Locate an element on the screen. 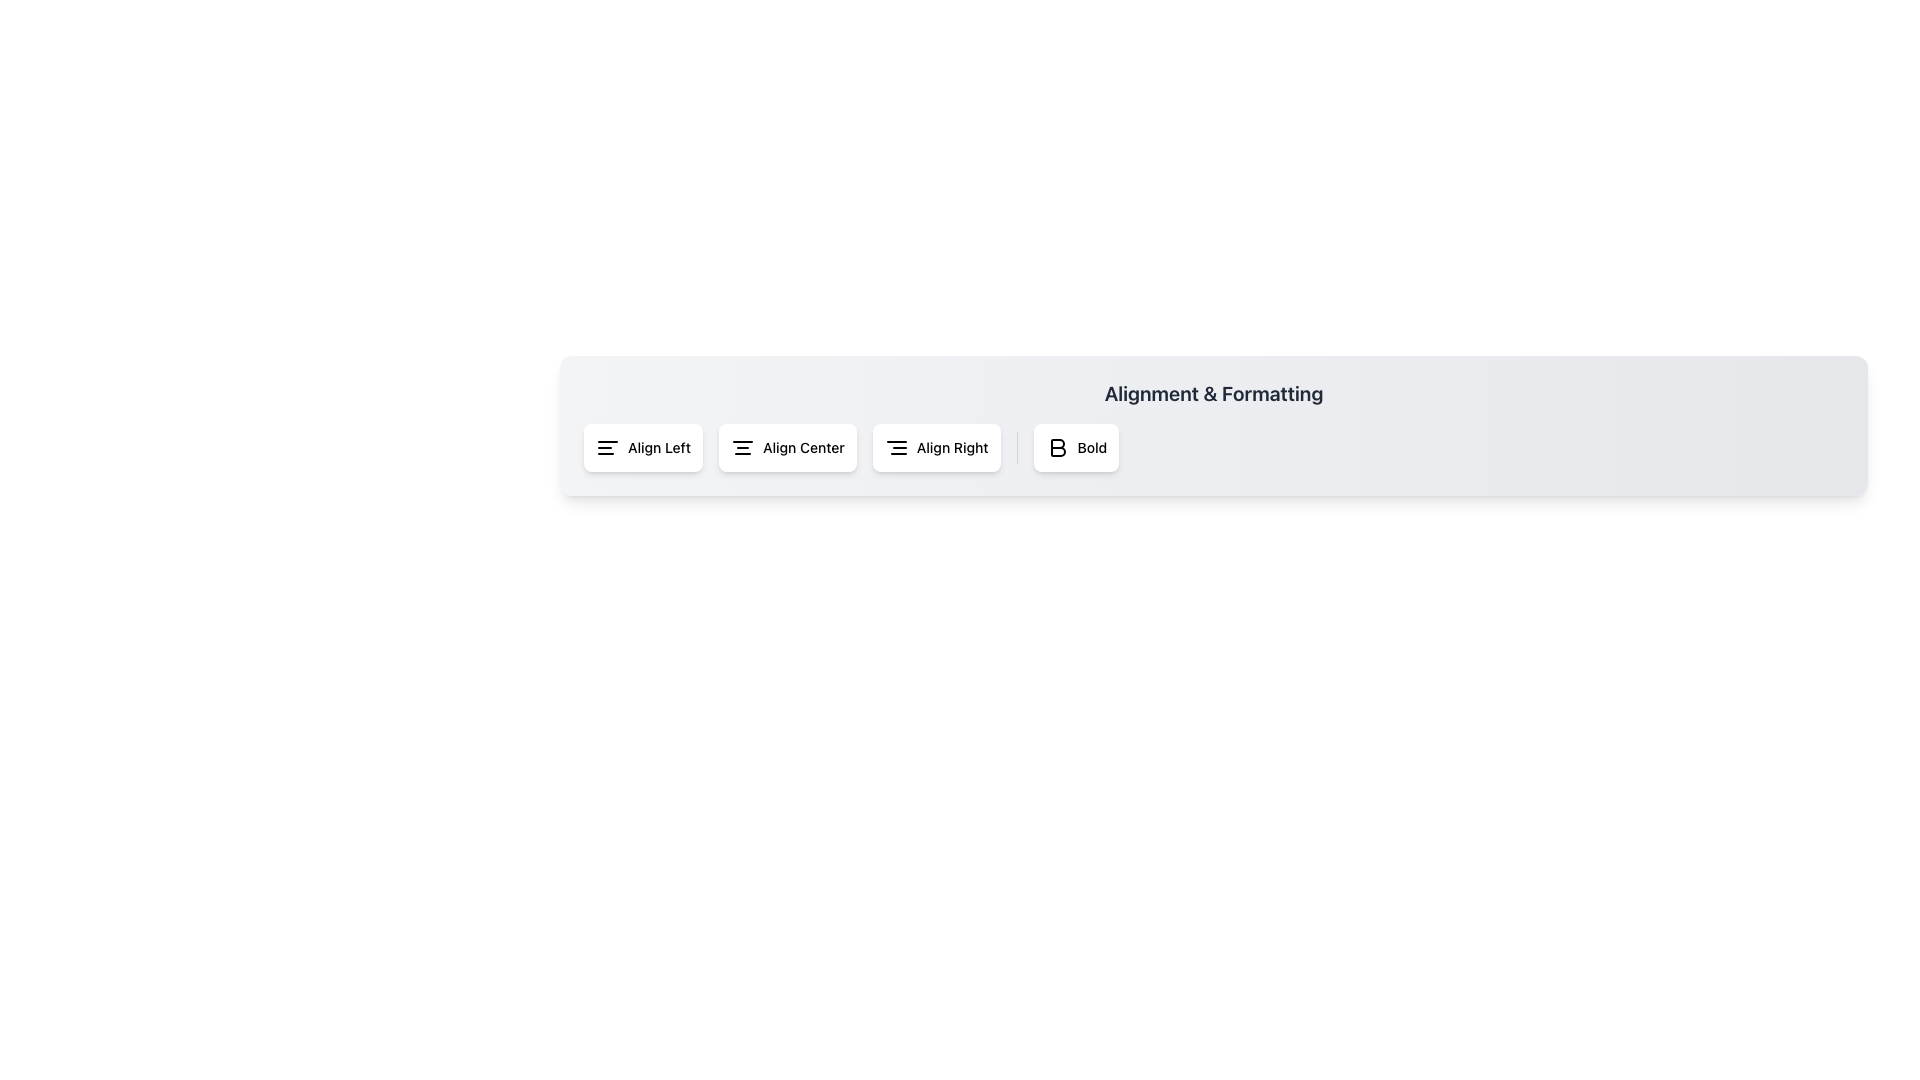  the thin vertical gray line separator located between the 'Align Right' button and 'Bold' button in the toolbar is located at coordinates (1017, 446).